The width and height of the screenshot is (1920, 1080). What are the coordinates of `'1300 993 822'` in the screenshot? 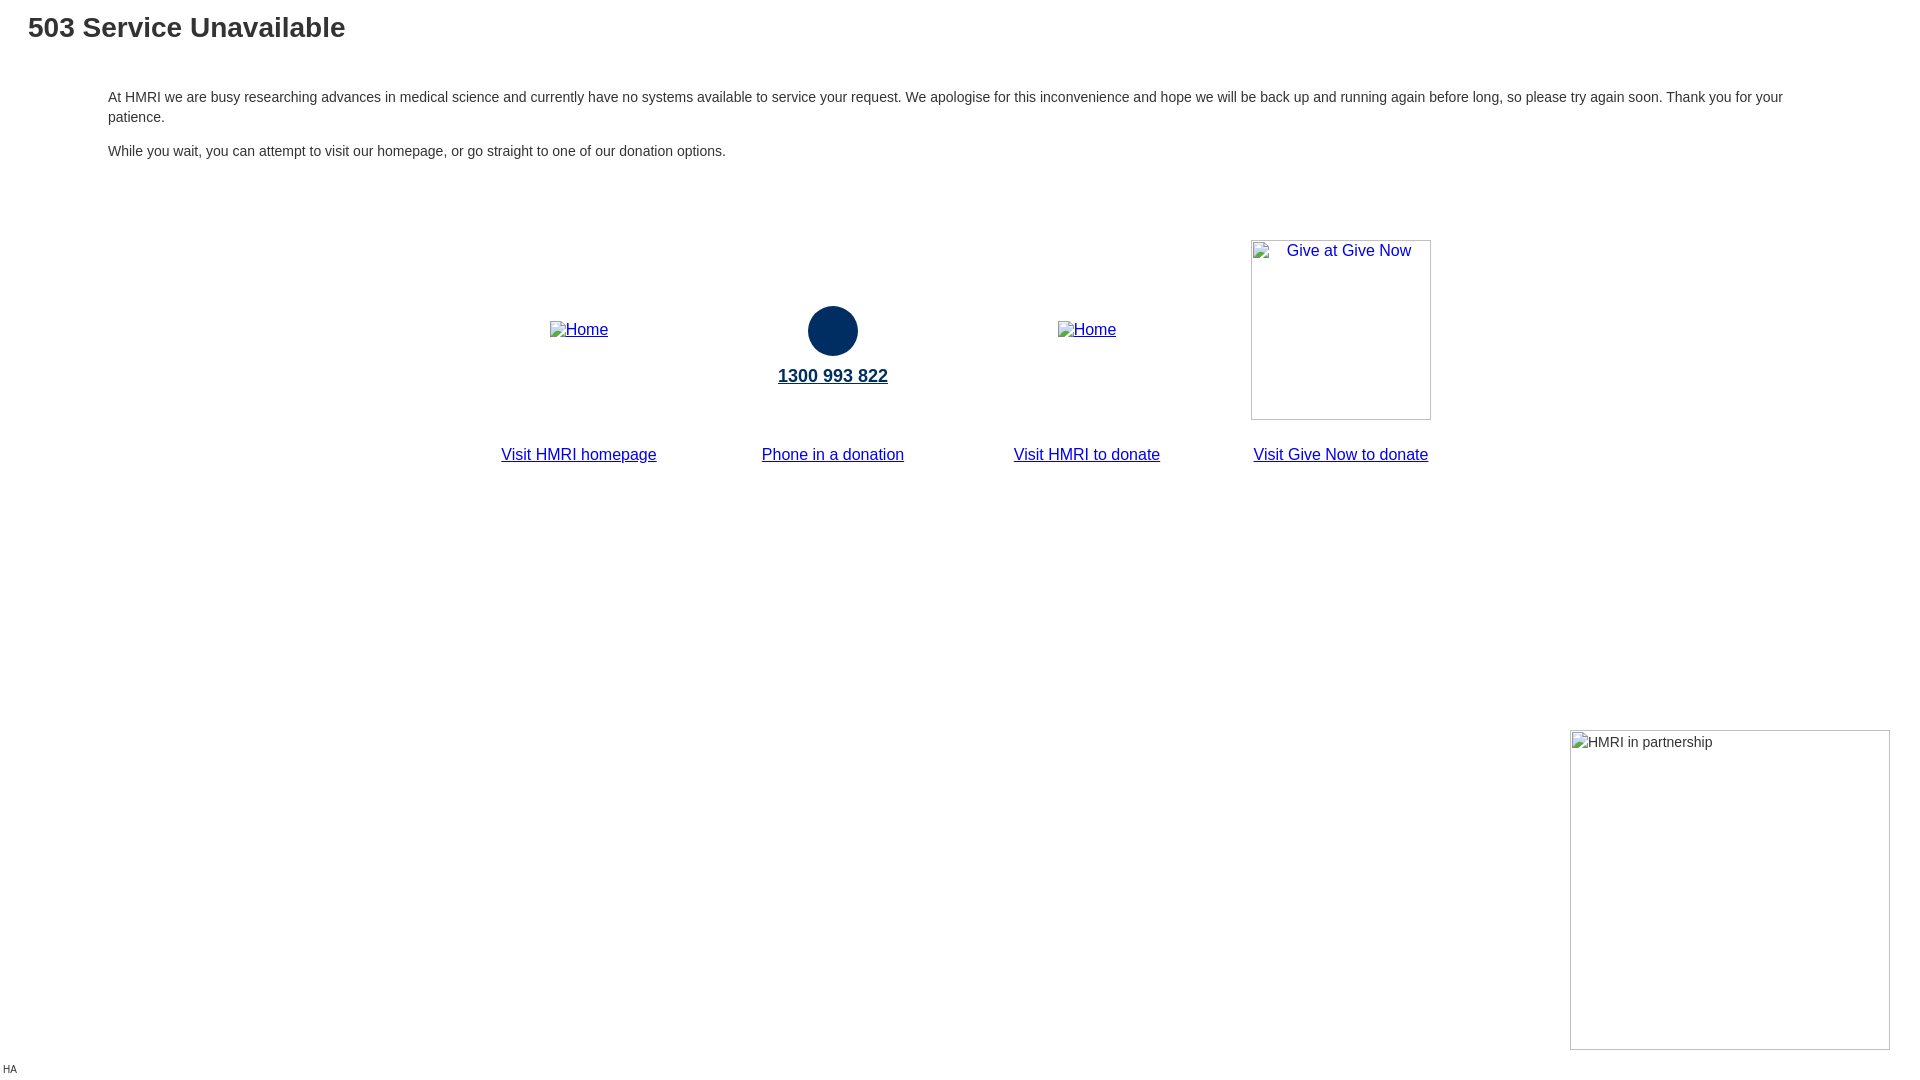 It's located at (833, 376).